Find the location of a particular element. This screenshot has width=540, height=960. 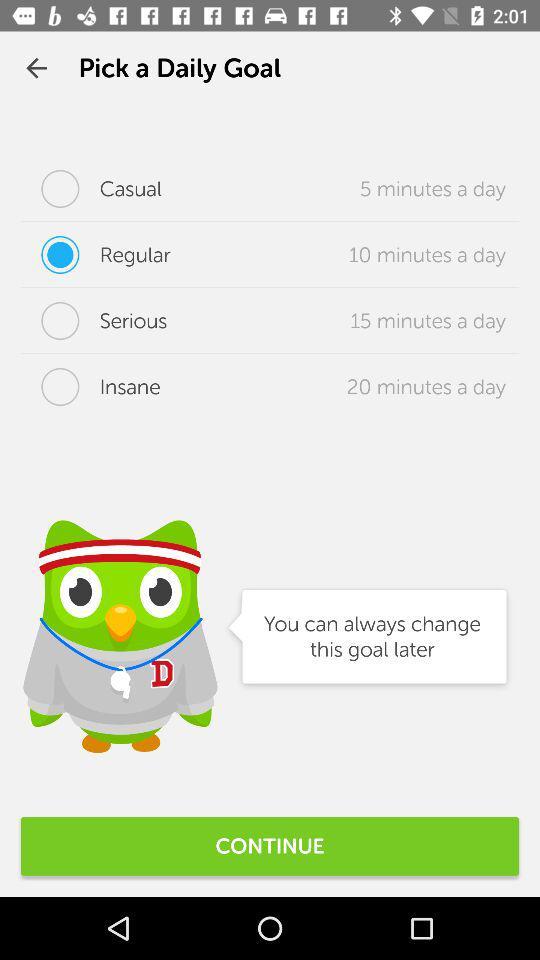

item to the left of 15 minutes a is located at coordinates (93, 321).